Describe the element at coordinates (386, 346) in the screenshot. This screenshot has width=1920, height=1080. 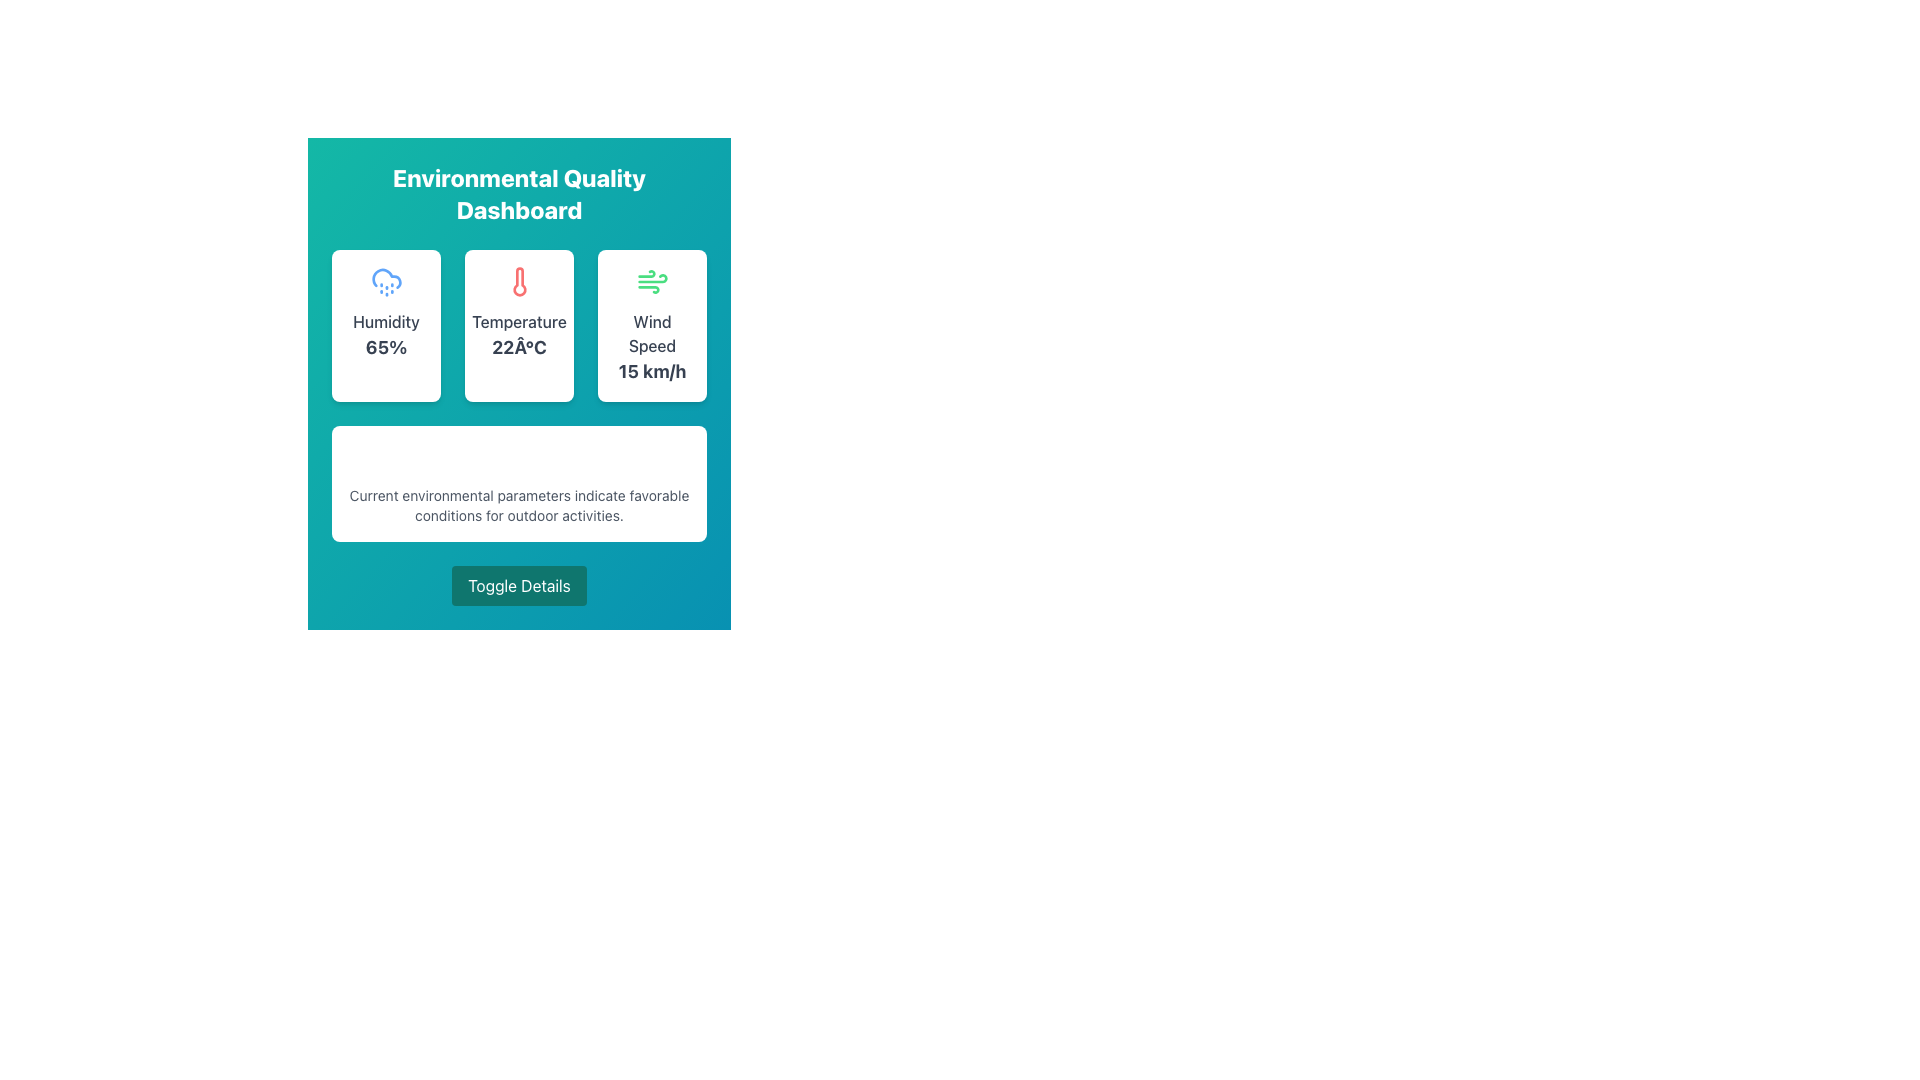
I see `humidity percentage displayed in the text label showing '65%' located under the 'Humidity' section, centered horizontally below the humidity label and icon` at that location.